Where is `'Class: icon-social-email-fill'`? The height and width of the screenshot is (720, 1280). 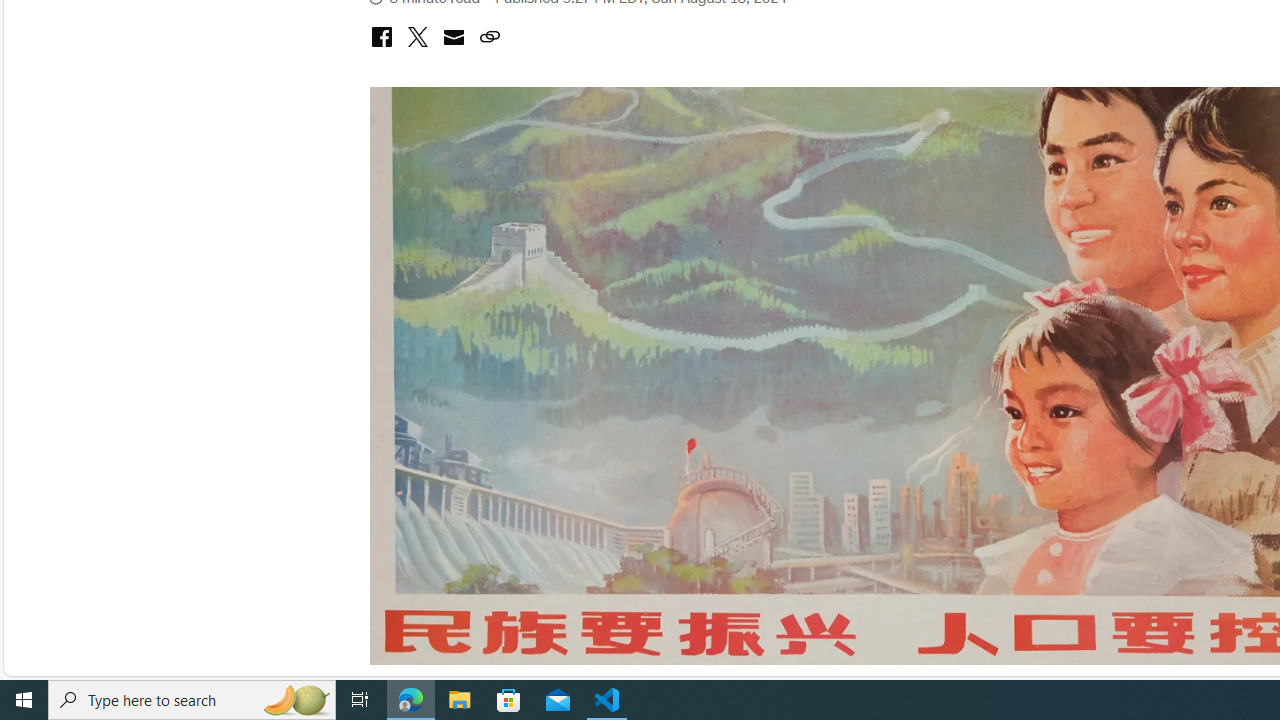 'Class: icon-social-email-fill' is located at coordinates (452, 37).